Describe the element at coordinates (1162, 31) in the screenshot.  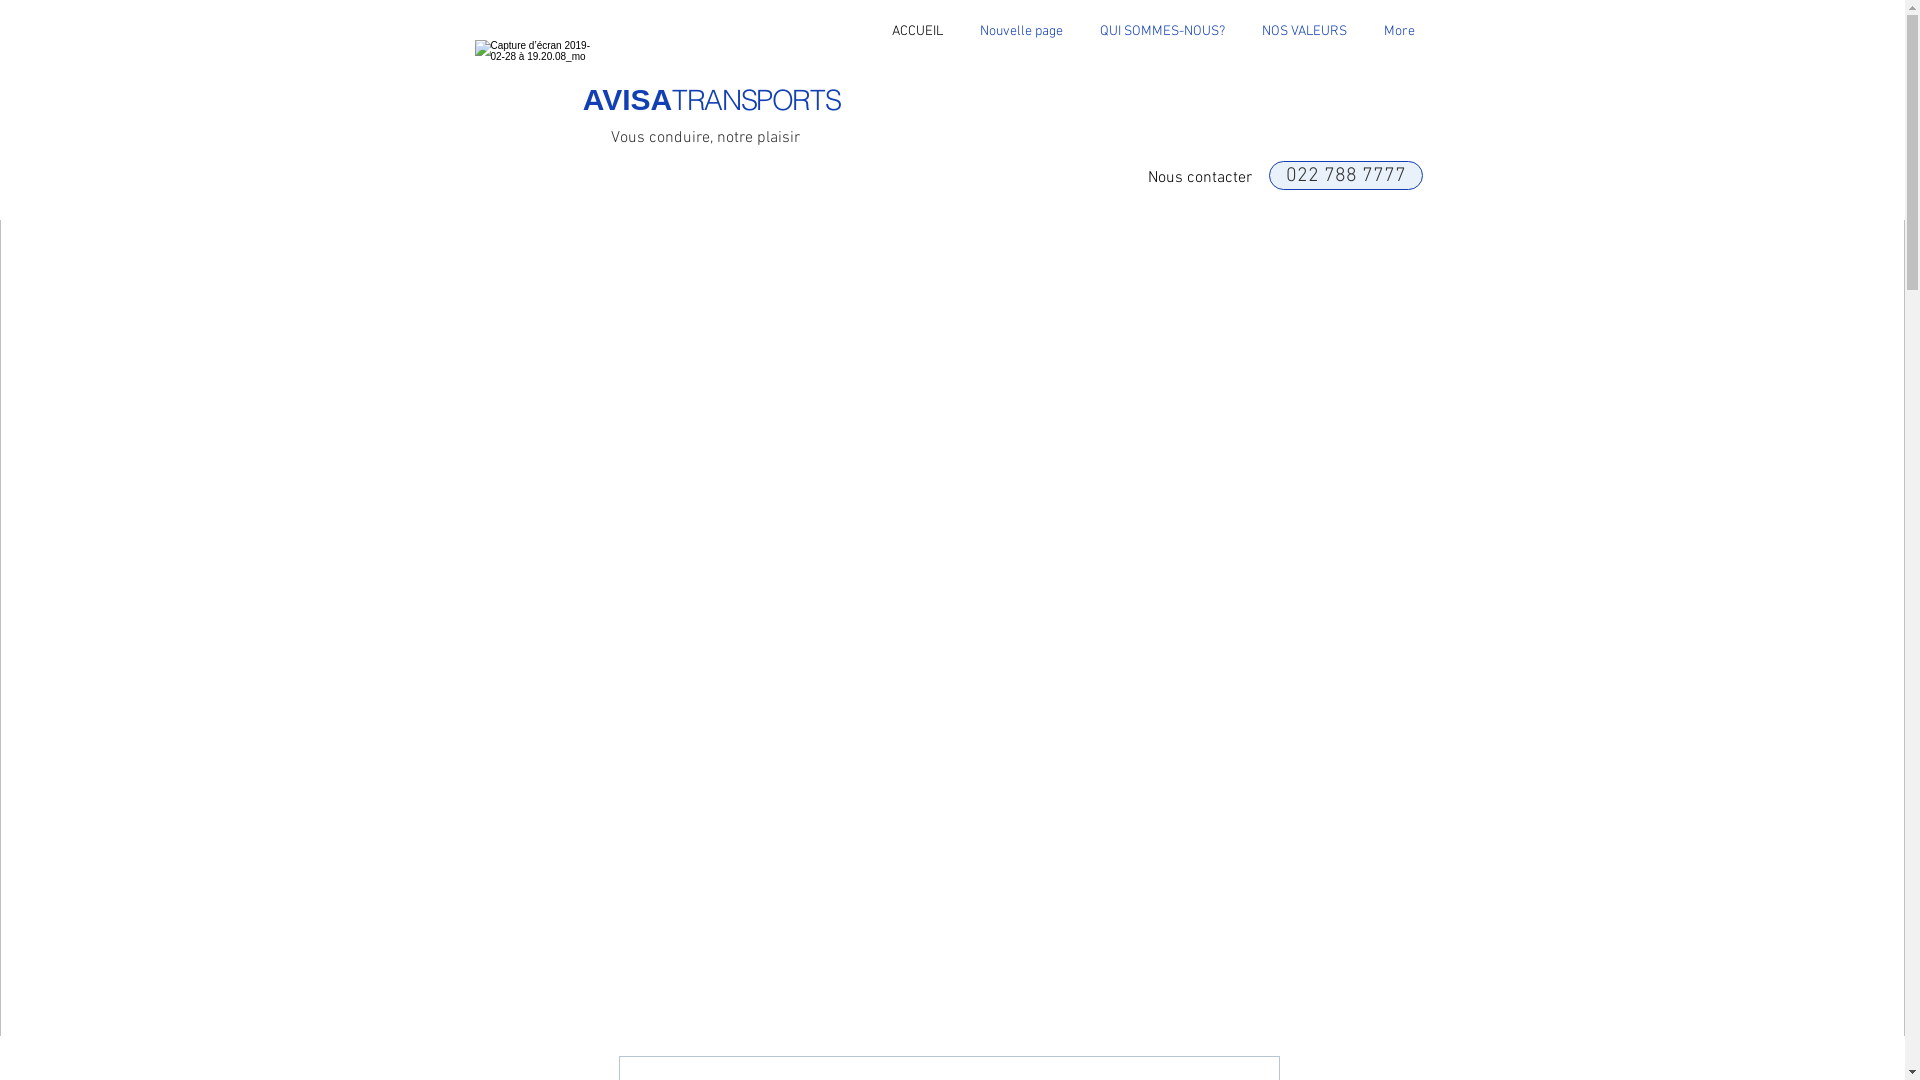
I see `'QUI SOMMES-NOUS?'` at that location.